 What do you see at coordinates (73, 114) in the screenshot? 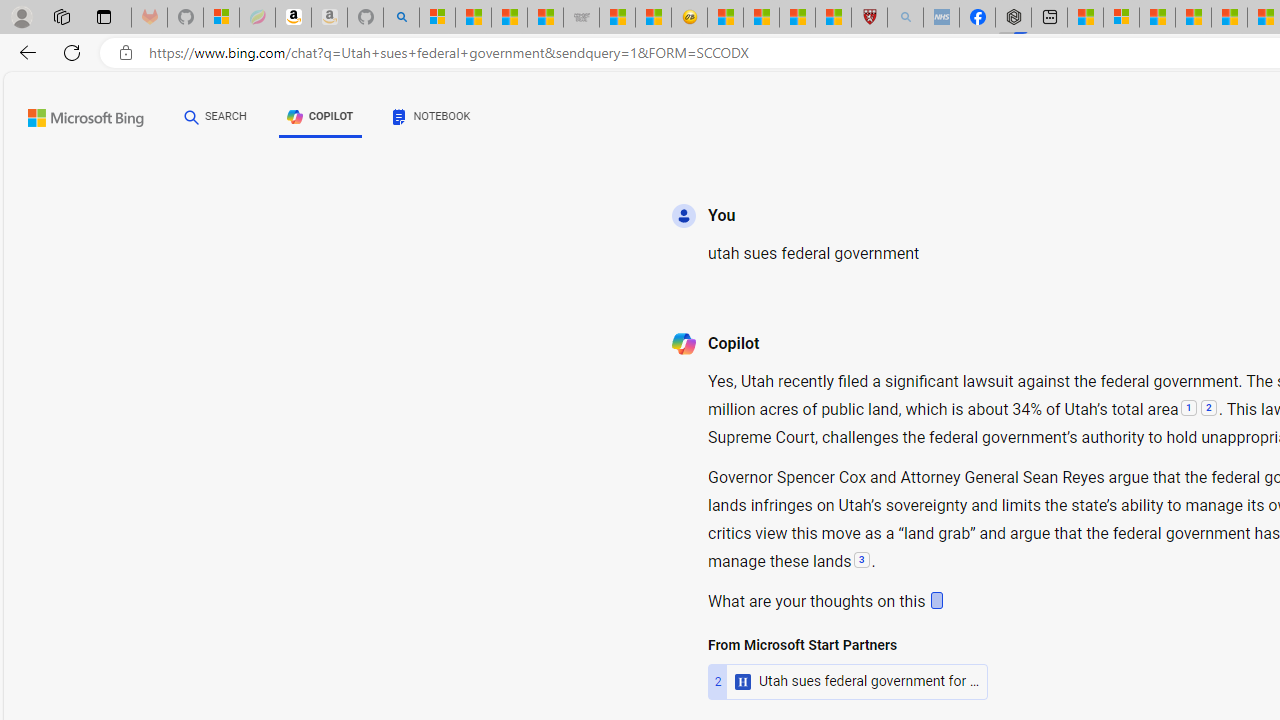
I see `'Back to Bing search'` at bounding box center [73, 114].